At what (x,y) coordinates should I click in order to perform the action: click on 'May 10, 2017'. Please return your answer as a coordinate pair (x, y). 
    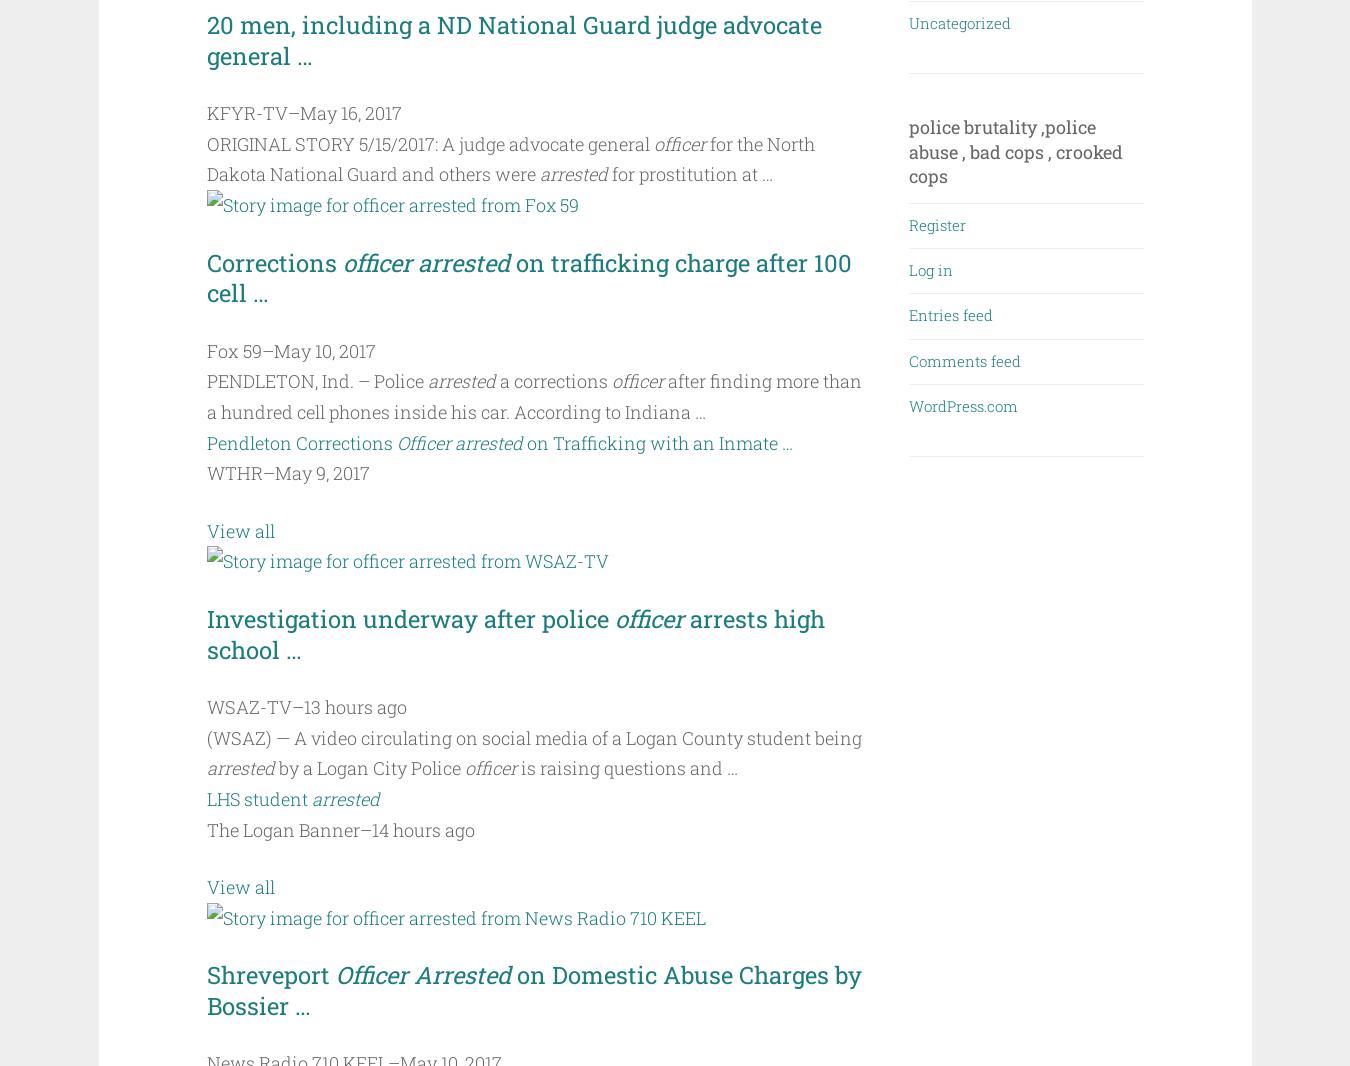
    Looking at the image, I should click on (323, 349).